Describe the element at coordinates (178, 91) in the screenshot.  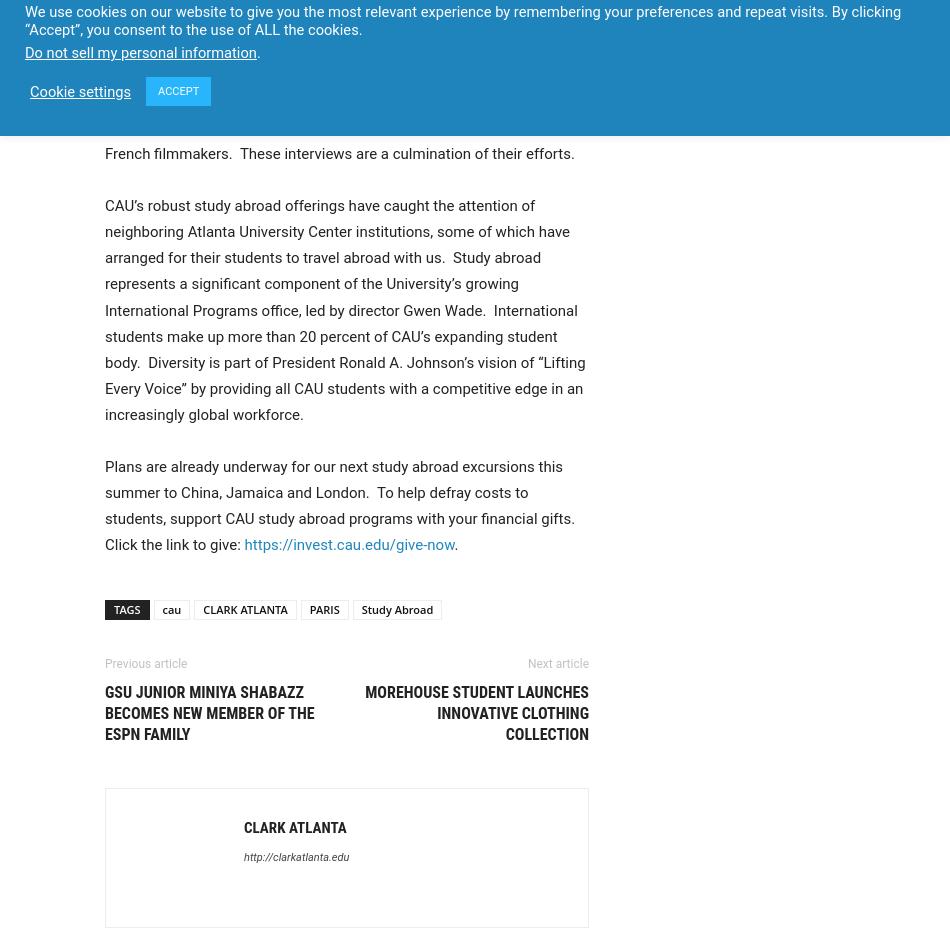
I see `'ACCEPT'` at that location.